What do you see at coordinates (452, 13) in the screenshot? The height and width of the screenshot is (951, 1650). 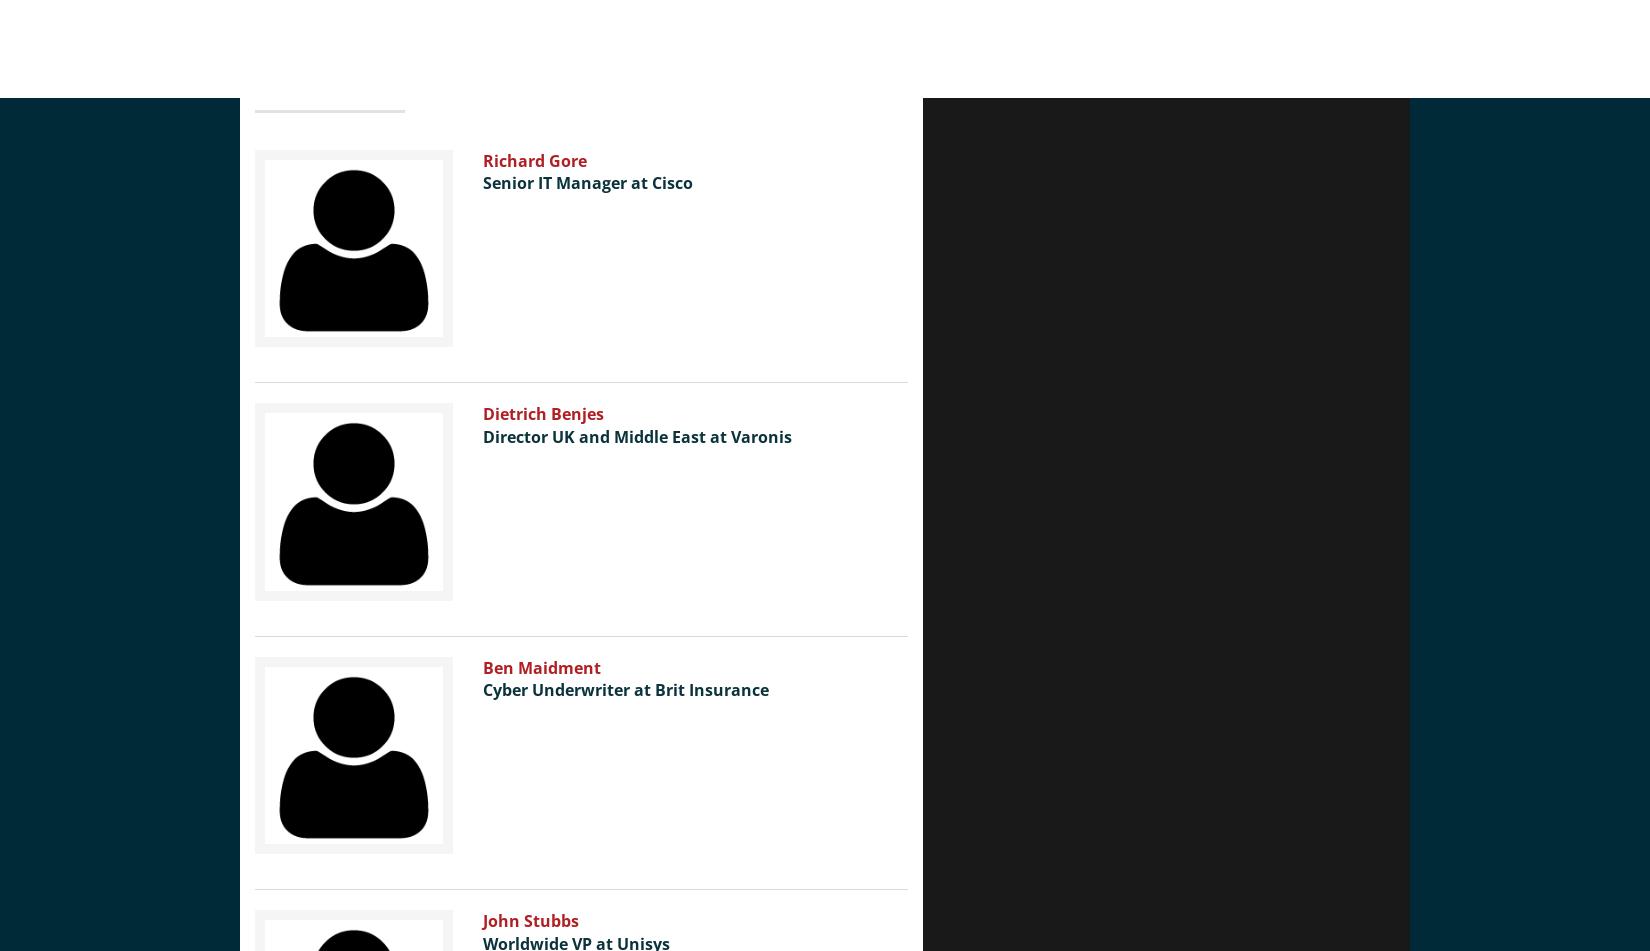 I see `'Close'` at bounding box center [452, 13].